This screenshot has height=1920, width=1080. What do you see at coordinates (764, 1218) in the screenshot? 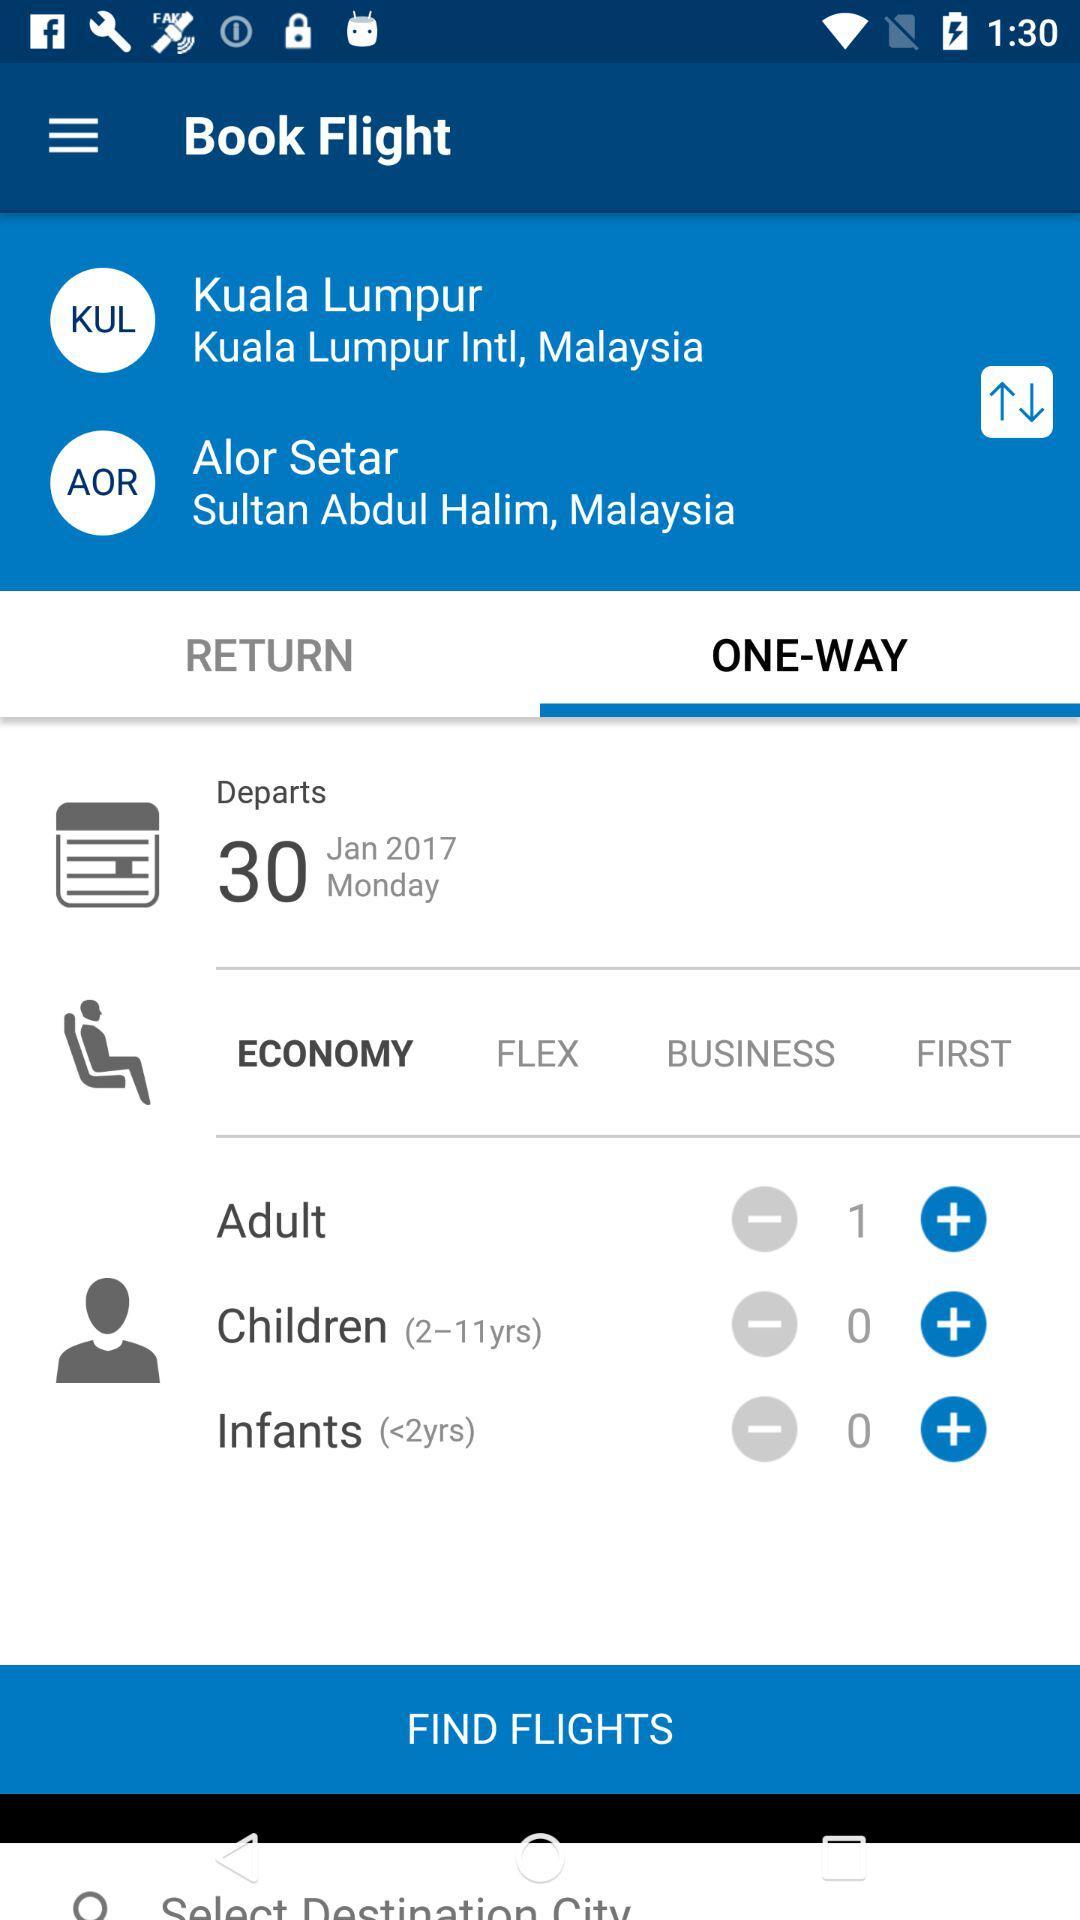
I see `the minus icon` at bounding box center [764, 1218].